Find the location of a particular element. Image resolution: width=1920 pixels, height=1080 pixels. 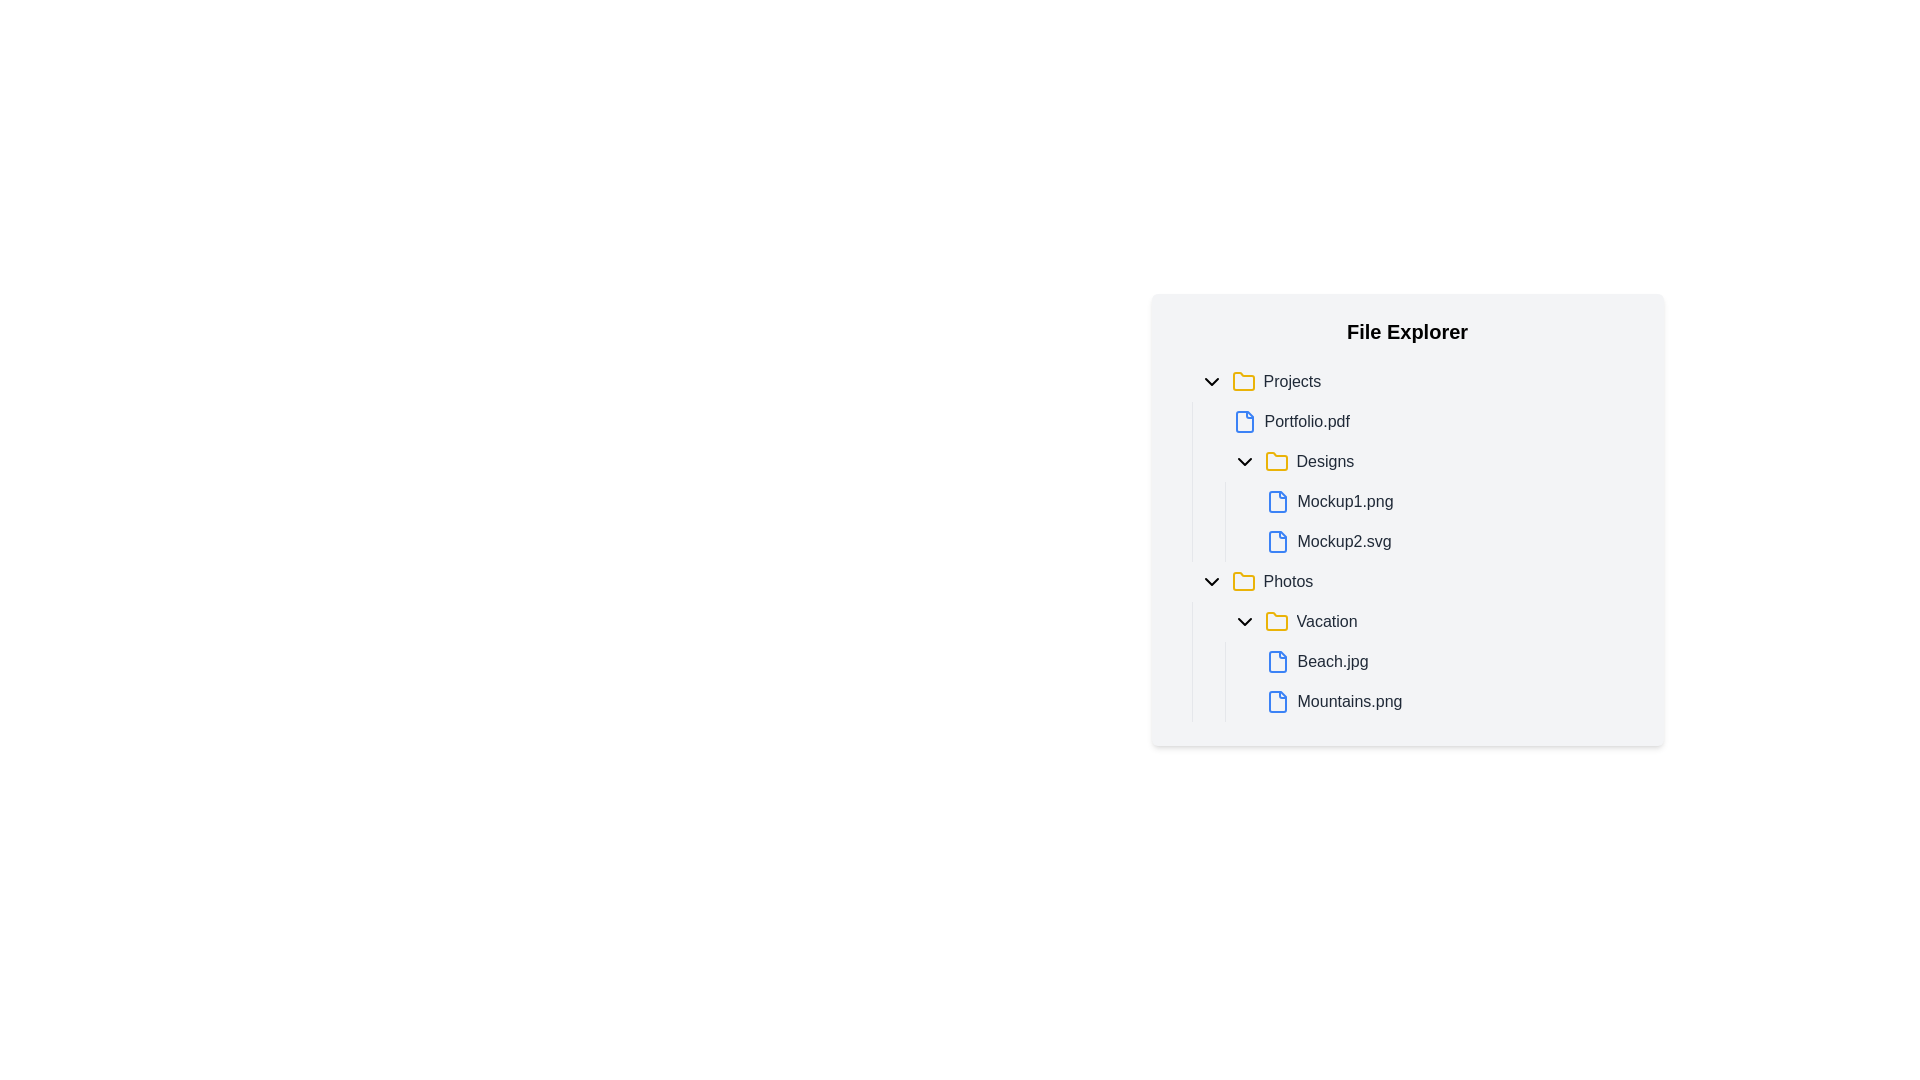

the minimalist file icon representing 'Mountains.png' located in the 'Photos > Vacation' folder section of the file explorer interface is located at coordinates (1276, 701).